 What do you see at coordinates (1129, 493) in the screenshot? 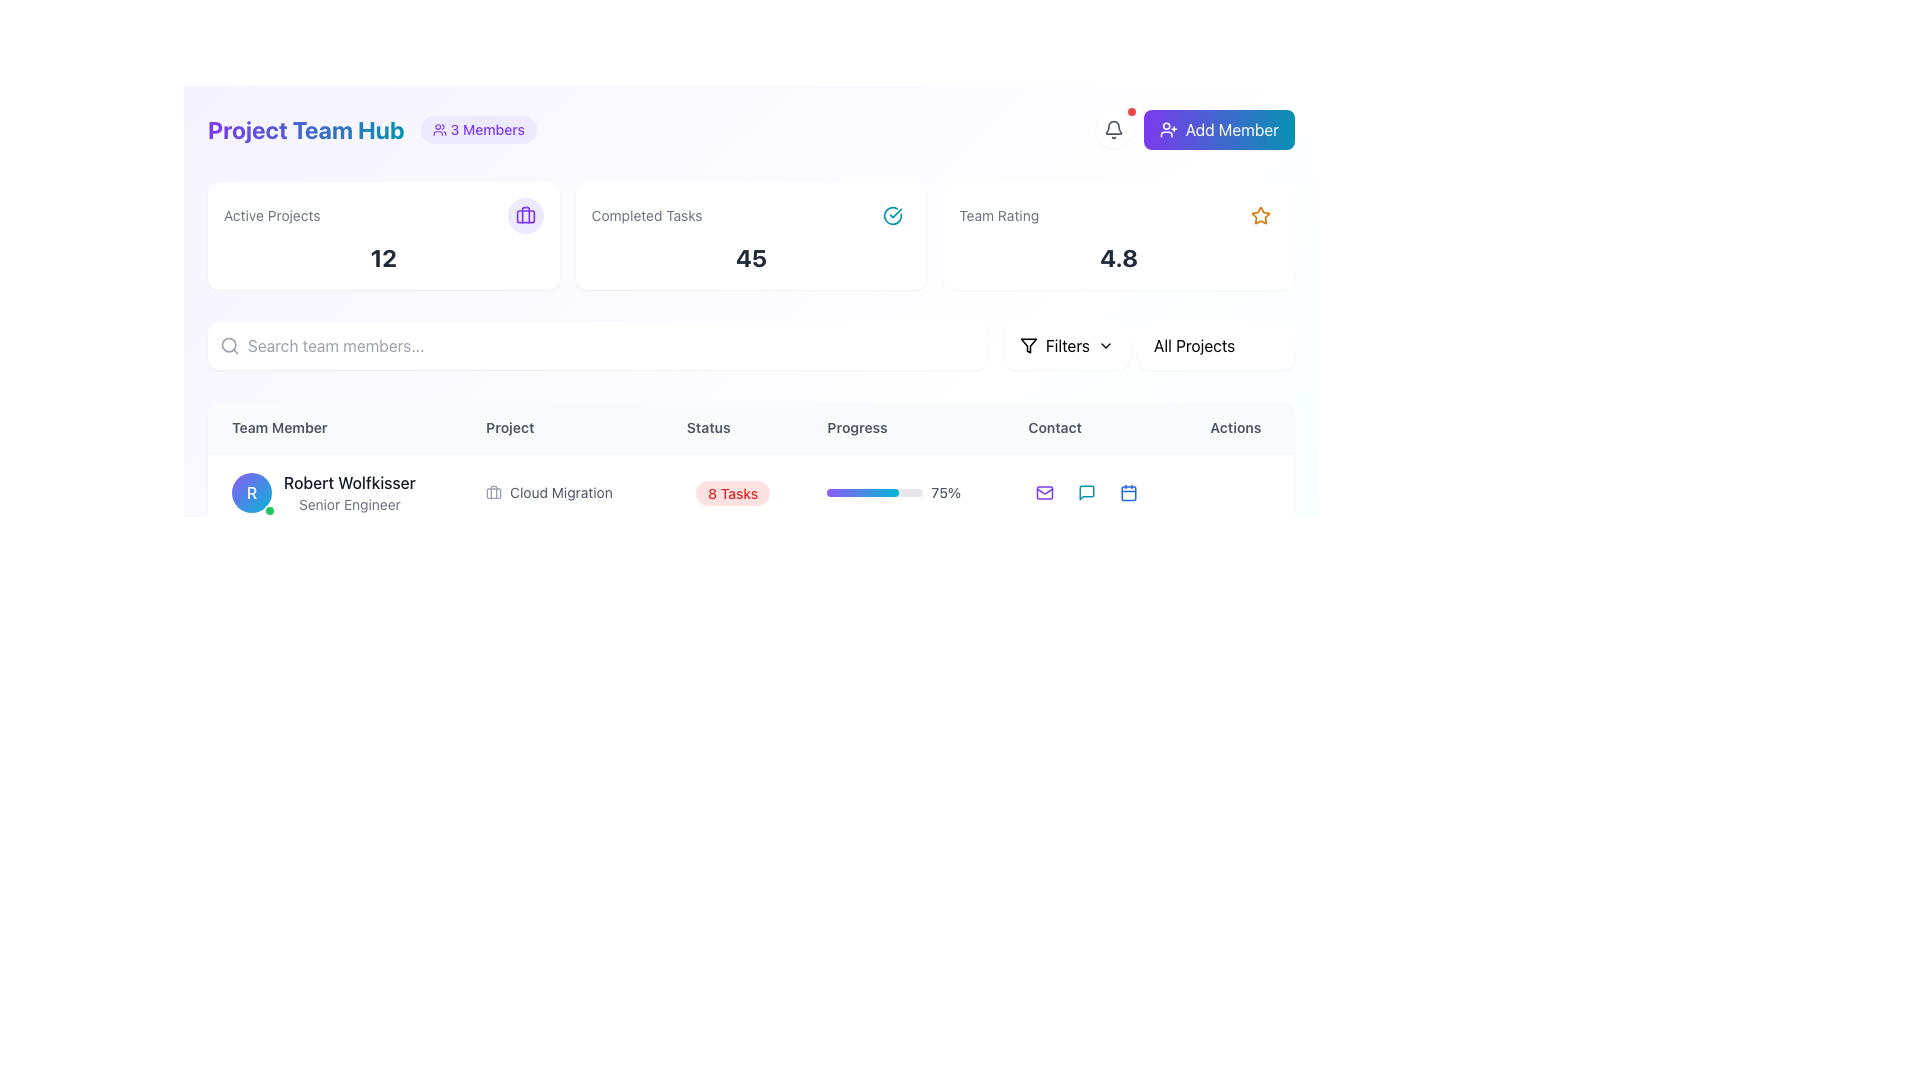
I see `the small, rounded rectangular button with a calendar icon located in the 'Actions' column of the table at the bottom of the interface for reordering purposes` at bounding box center [1129, 493].